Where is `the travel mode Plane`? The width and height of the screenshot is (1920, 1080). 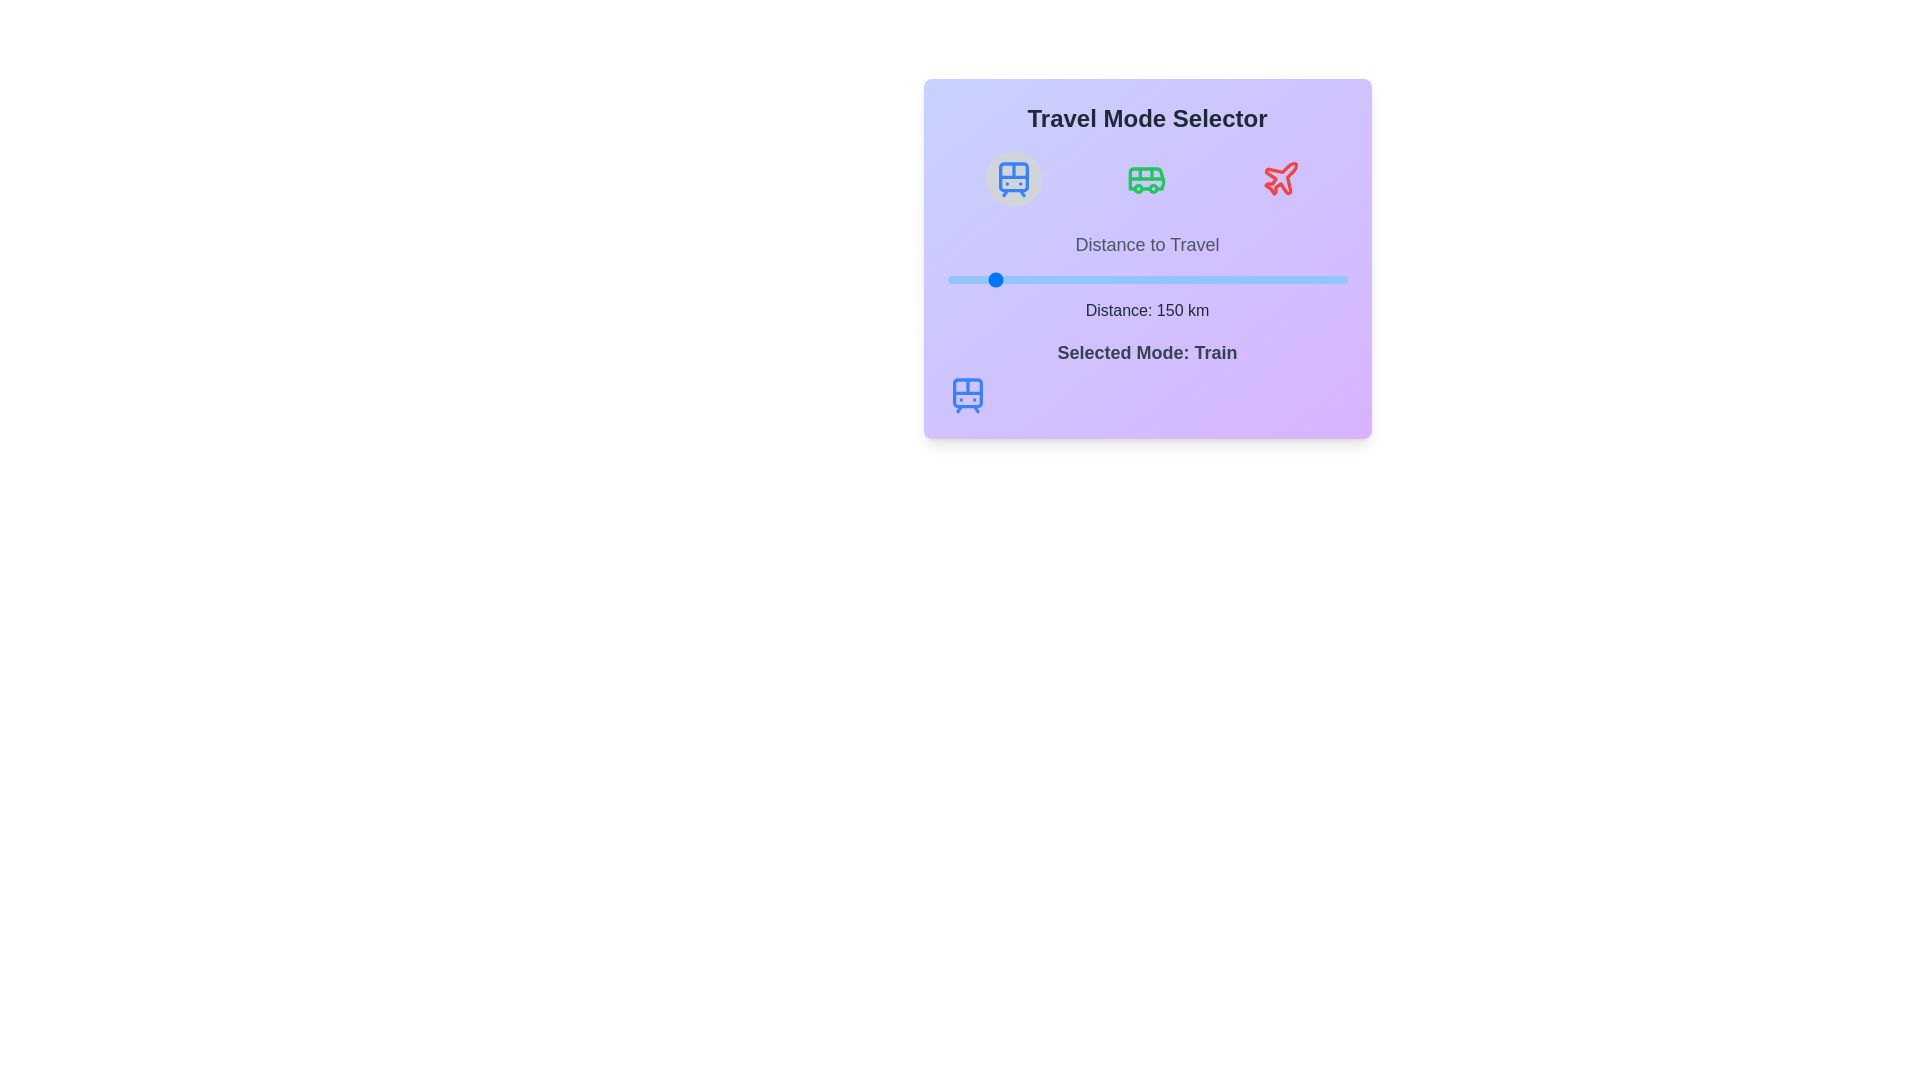 the travel mode Plane is located at coordinates (1280, 177).